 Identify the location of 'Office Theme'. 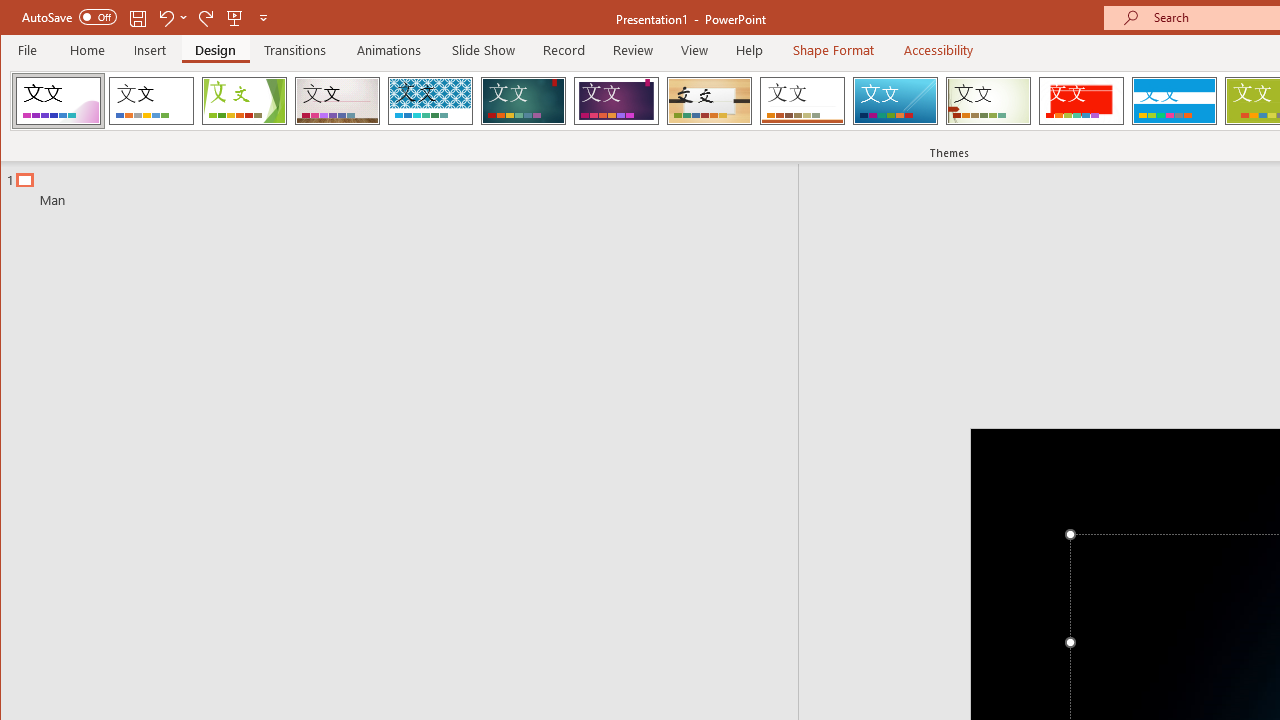
(150, 100).